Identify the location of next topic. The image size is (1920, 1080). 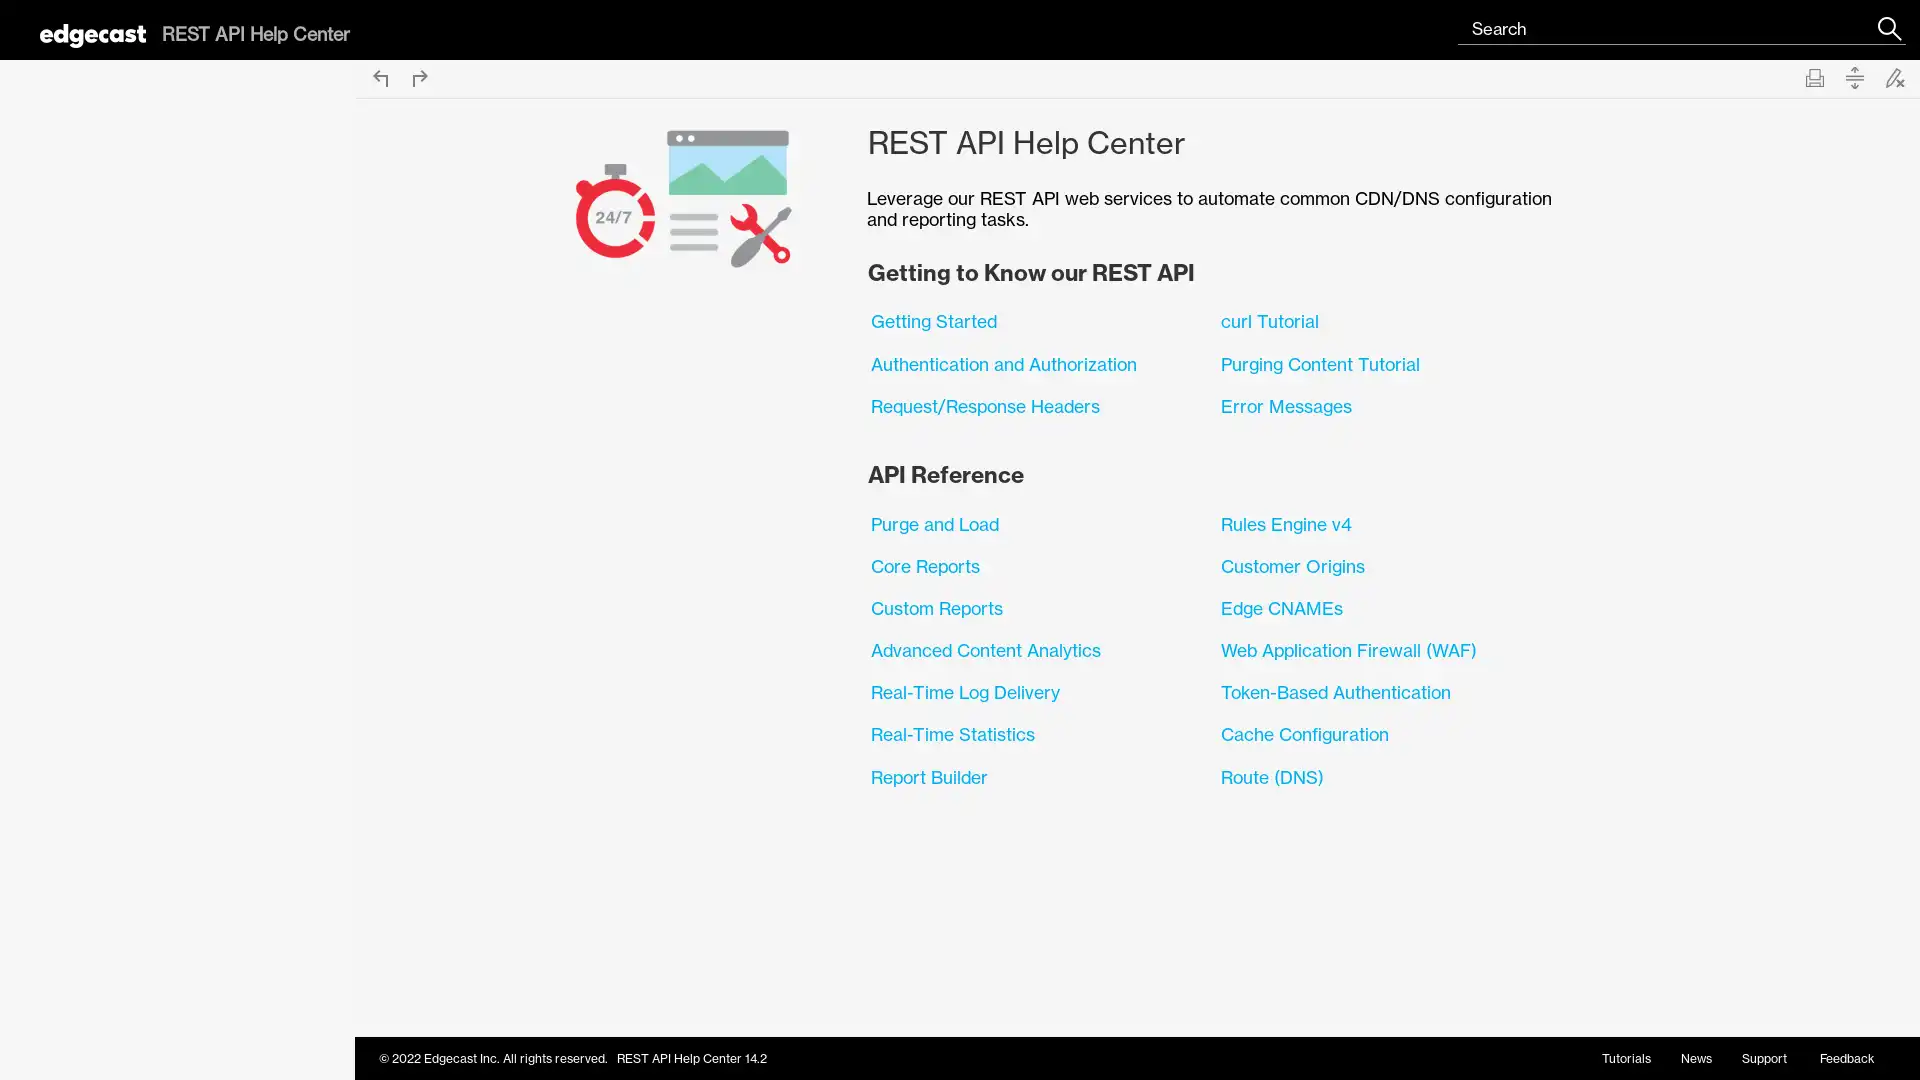
(419, 76).